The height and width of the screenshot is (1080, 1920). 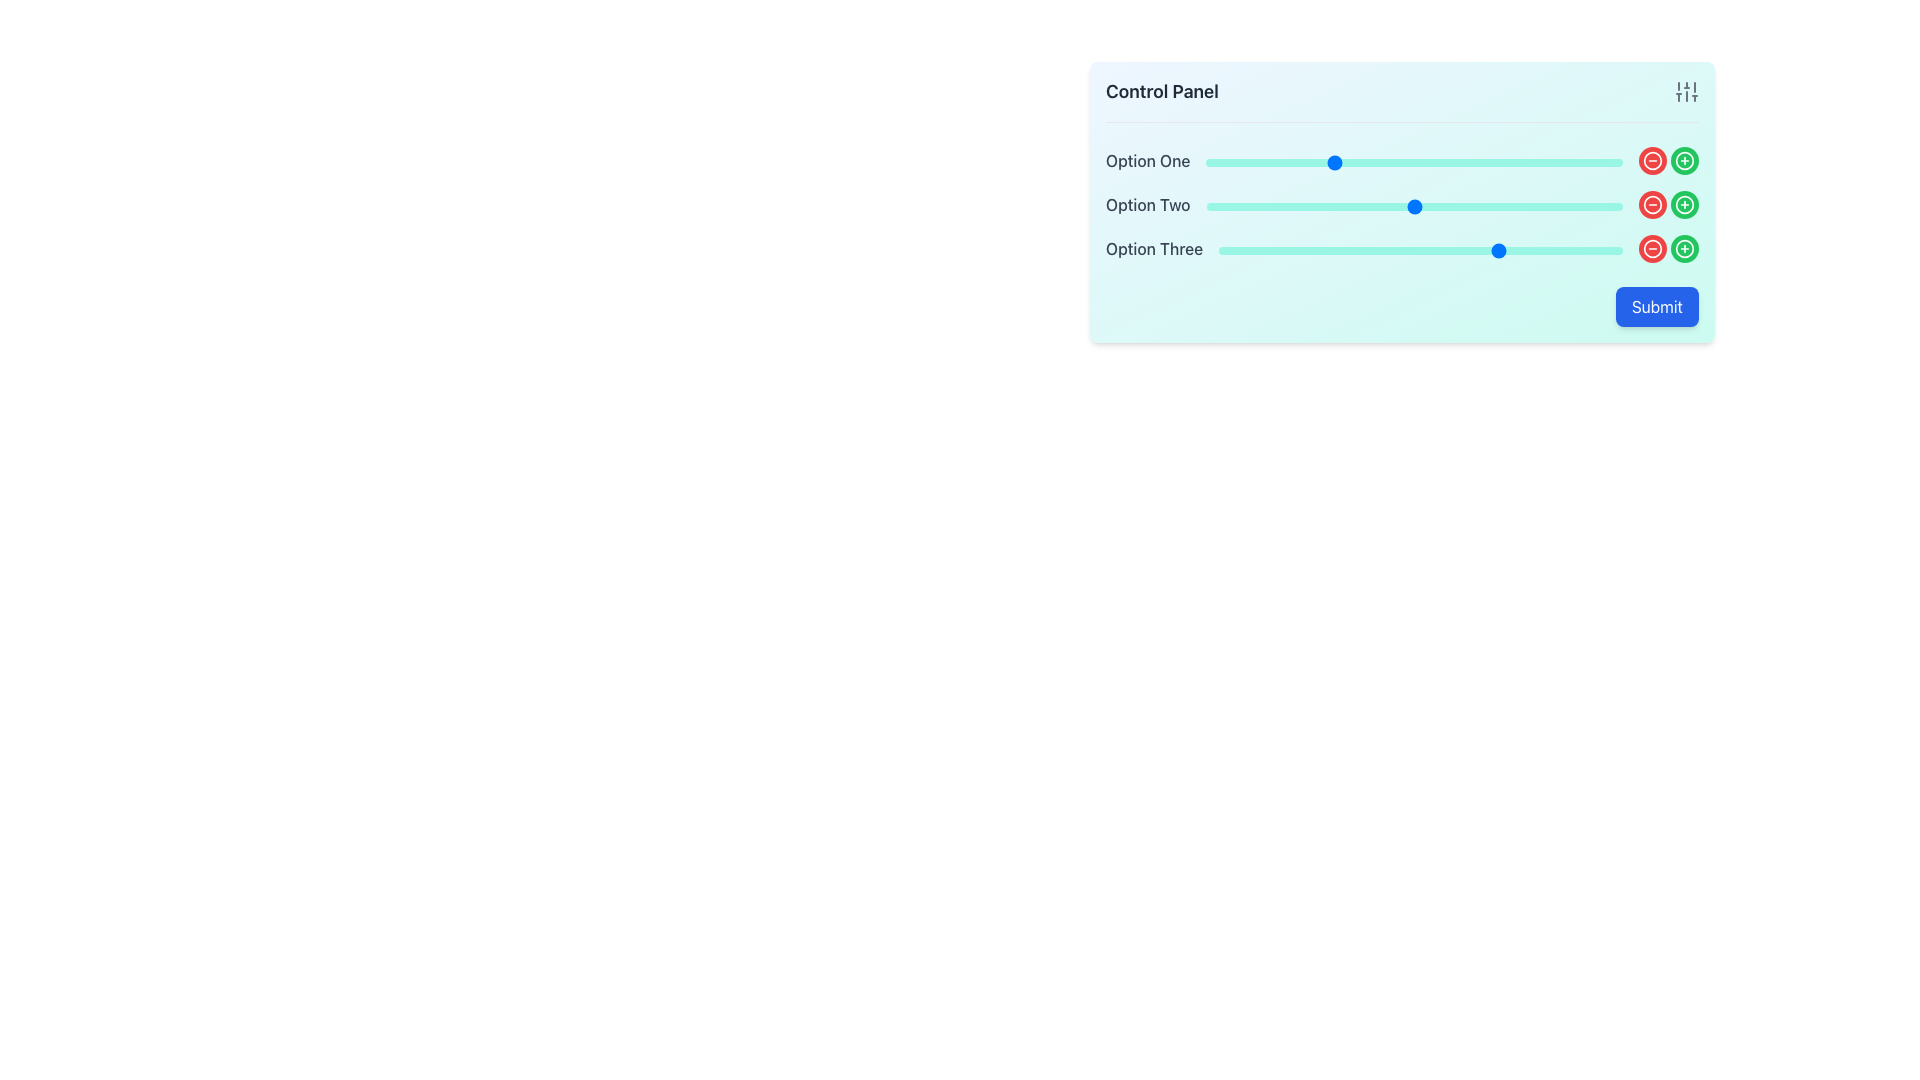 I want to click on the circular red button with a minus symbol located on the far right side of the control panel to decrement or remove an option, so click(x=1652, y=204).